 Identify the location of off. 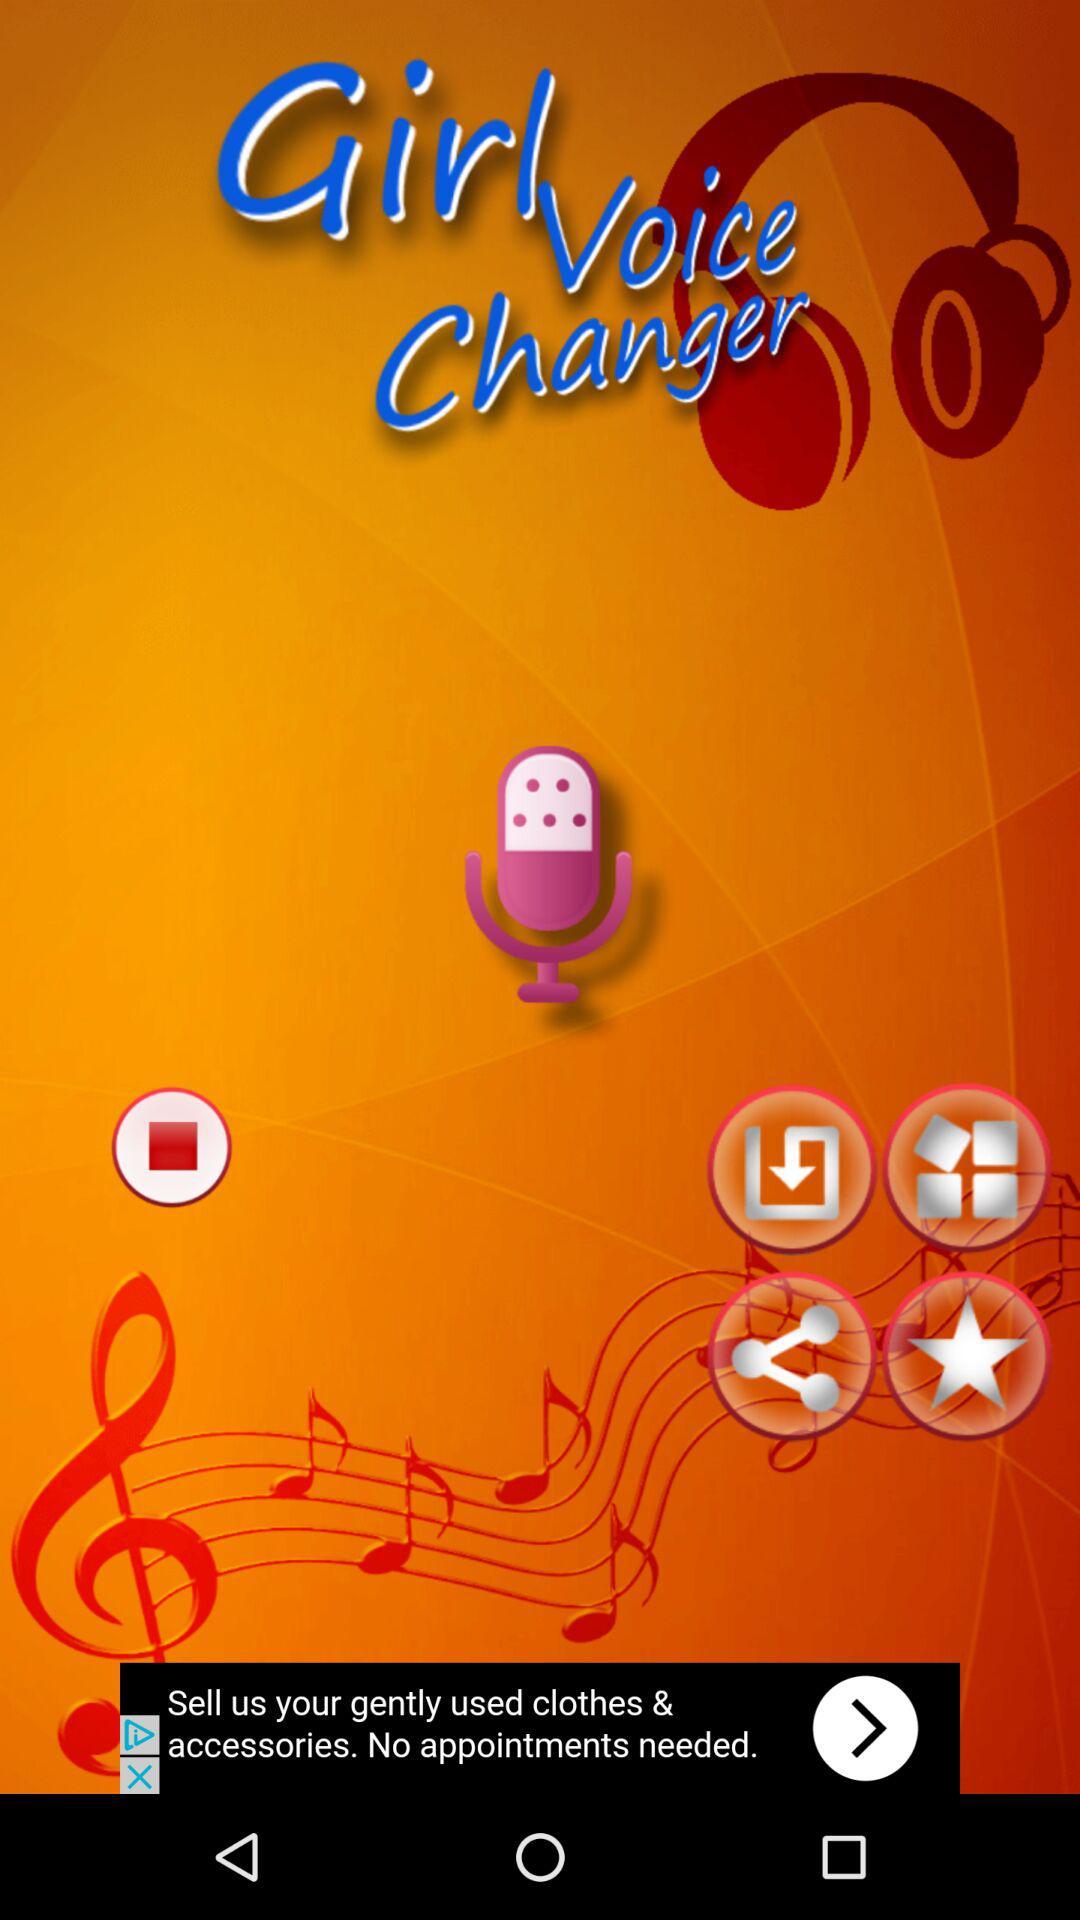
(170, 1146).